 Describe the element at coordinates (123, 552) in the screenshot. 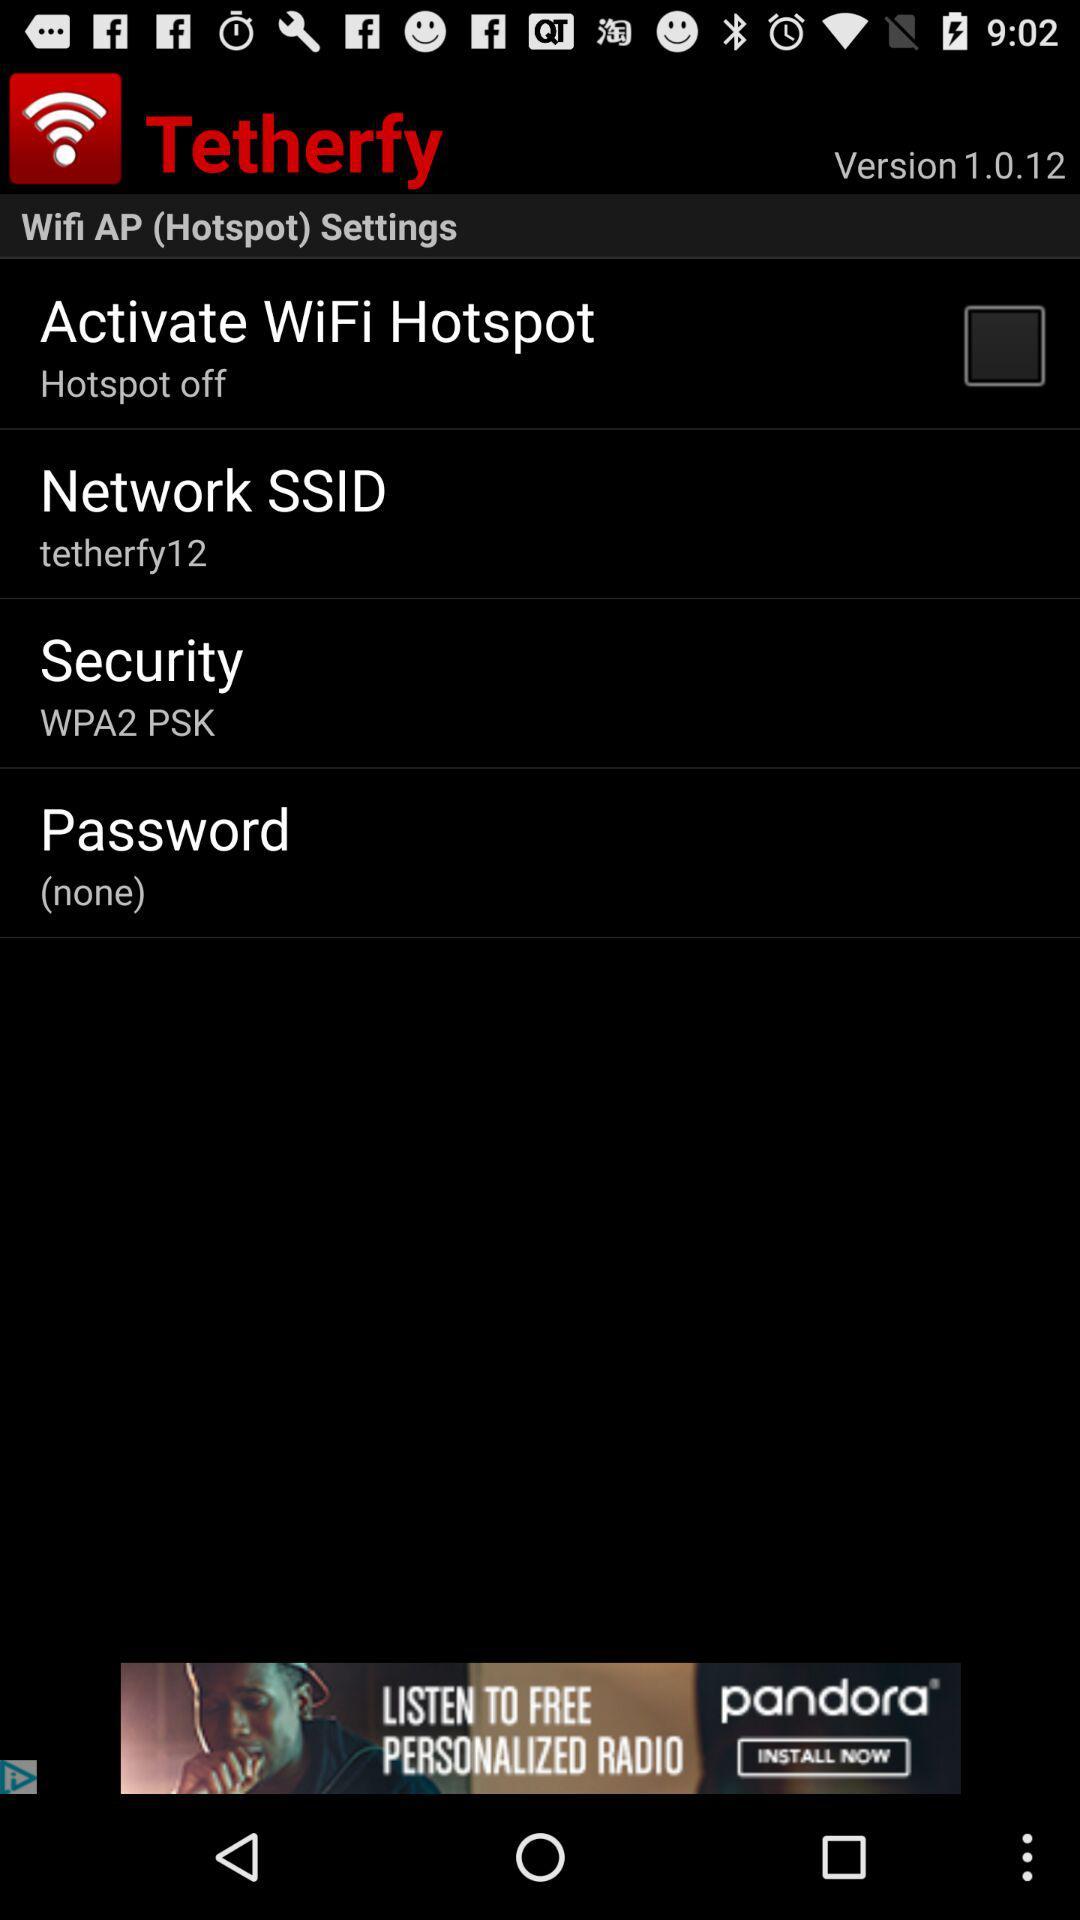

I see `the tetherfy12` at that location.